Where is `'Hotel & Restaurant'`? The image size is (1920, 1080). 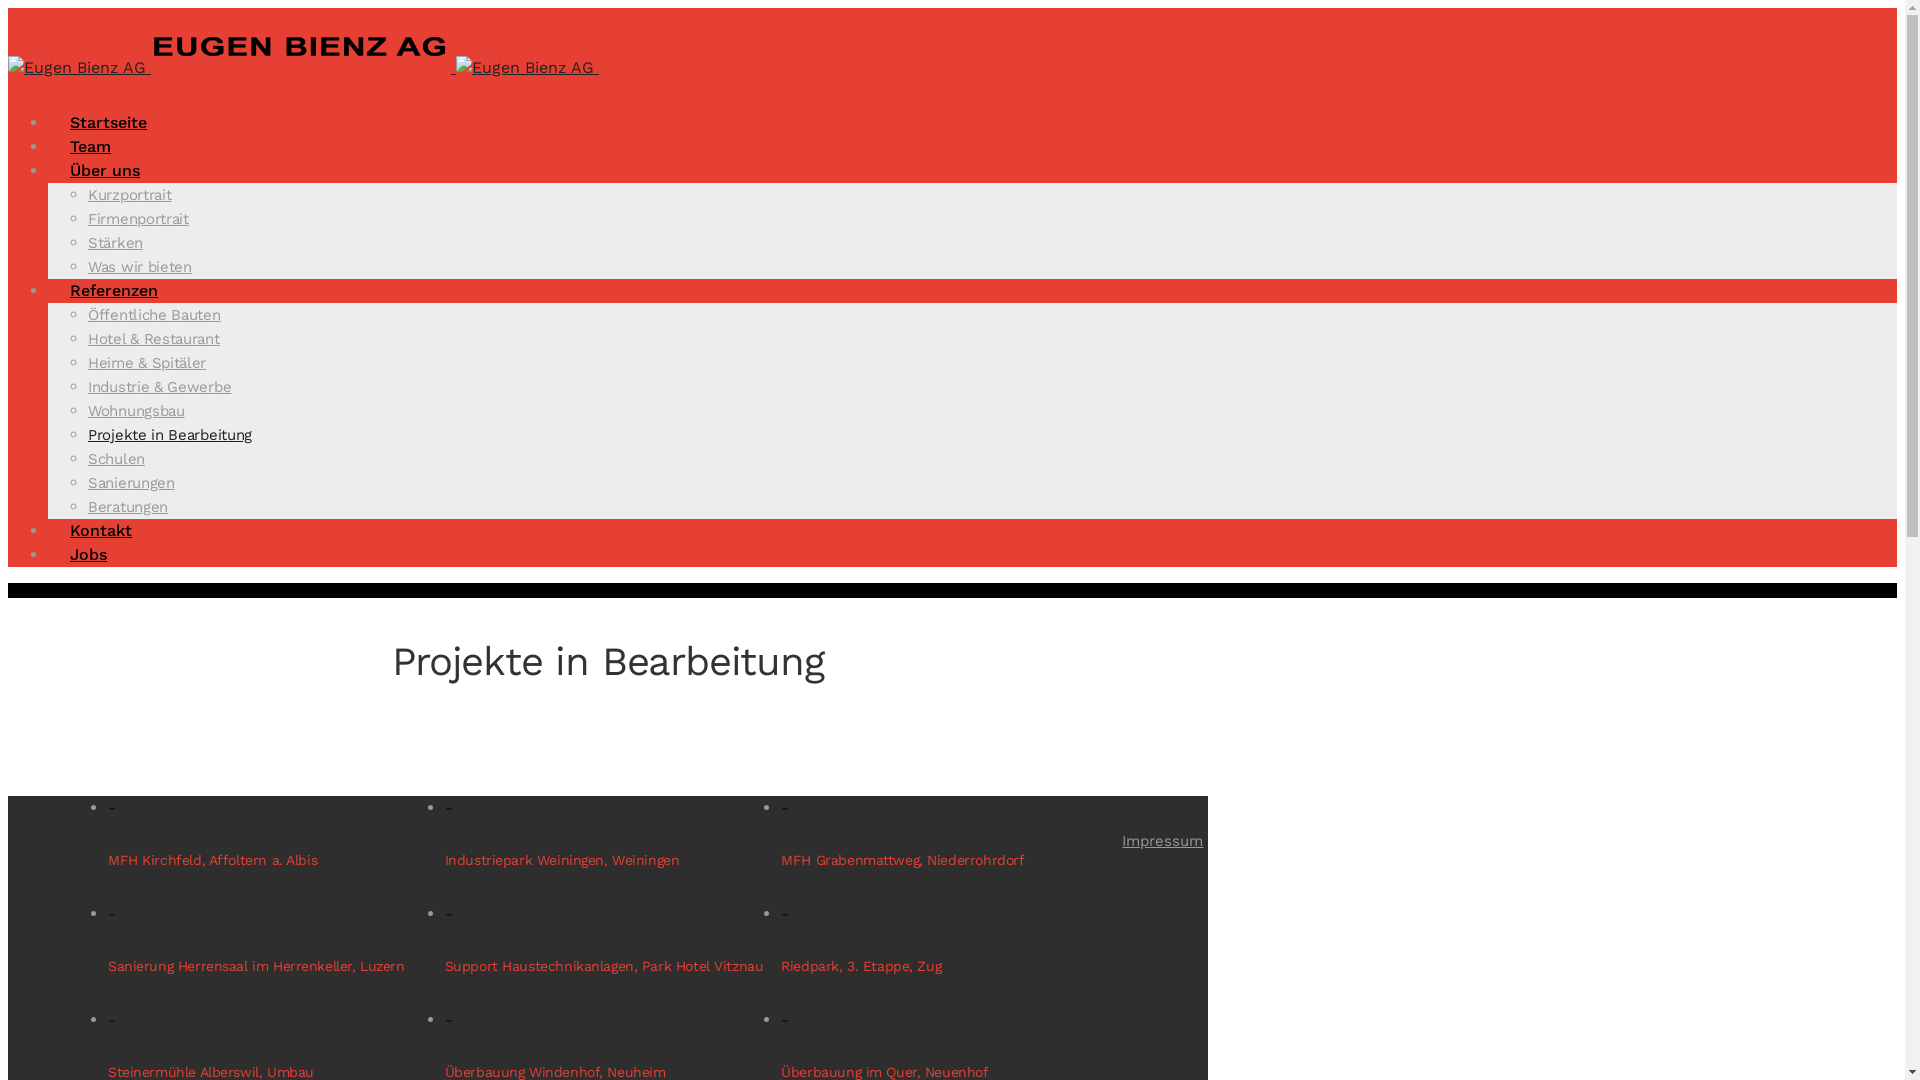
'Hotel & Restaurant' is located at coordinates (152, 338).